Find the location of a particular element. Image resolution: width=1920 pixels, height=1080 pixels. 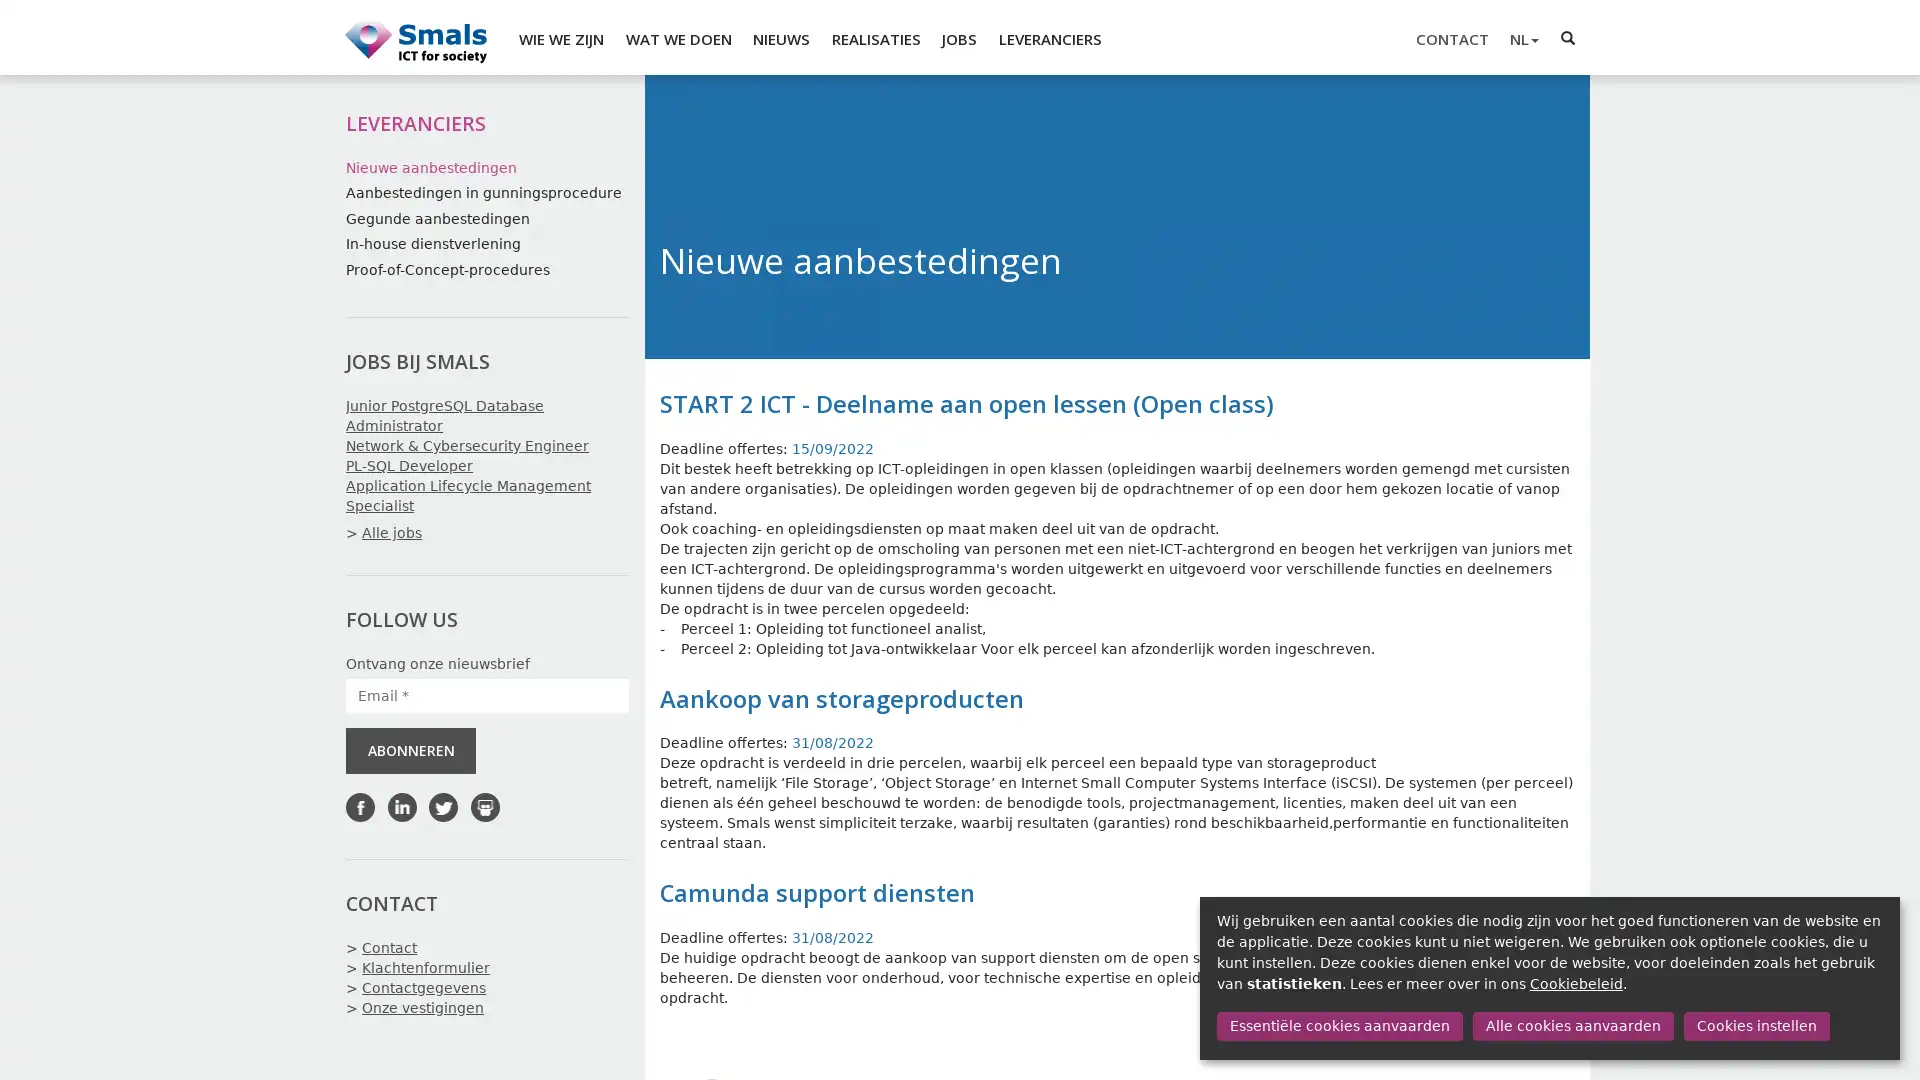

Cookies instellen is located at coordinates (1755, 1026).